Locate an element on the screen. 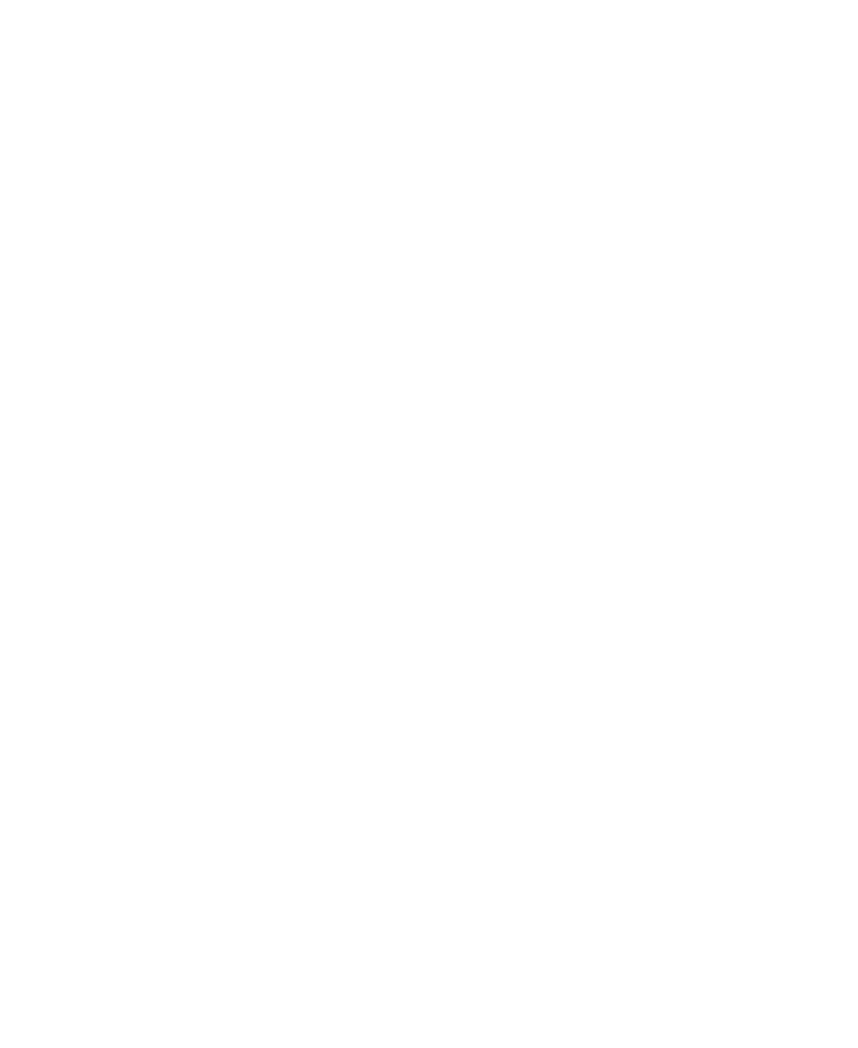 Image resolution: width=858 pixels, height=1048 pixels. 'What's On' is located at coordinates (80, 259).